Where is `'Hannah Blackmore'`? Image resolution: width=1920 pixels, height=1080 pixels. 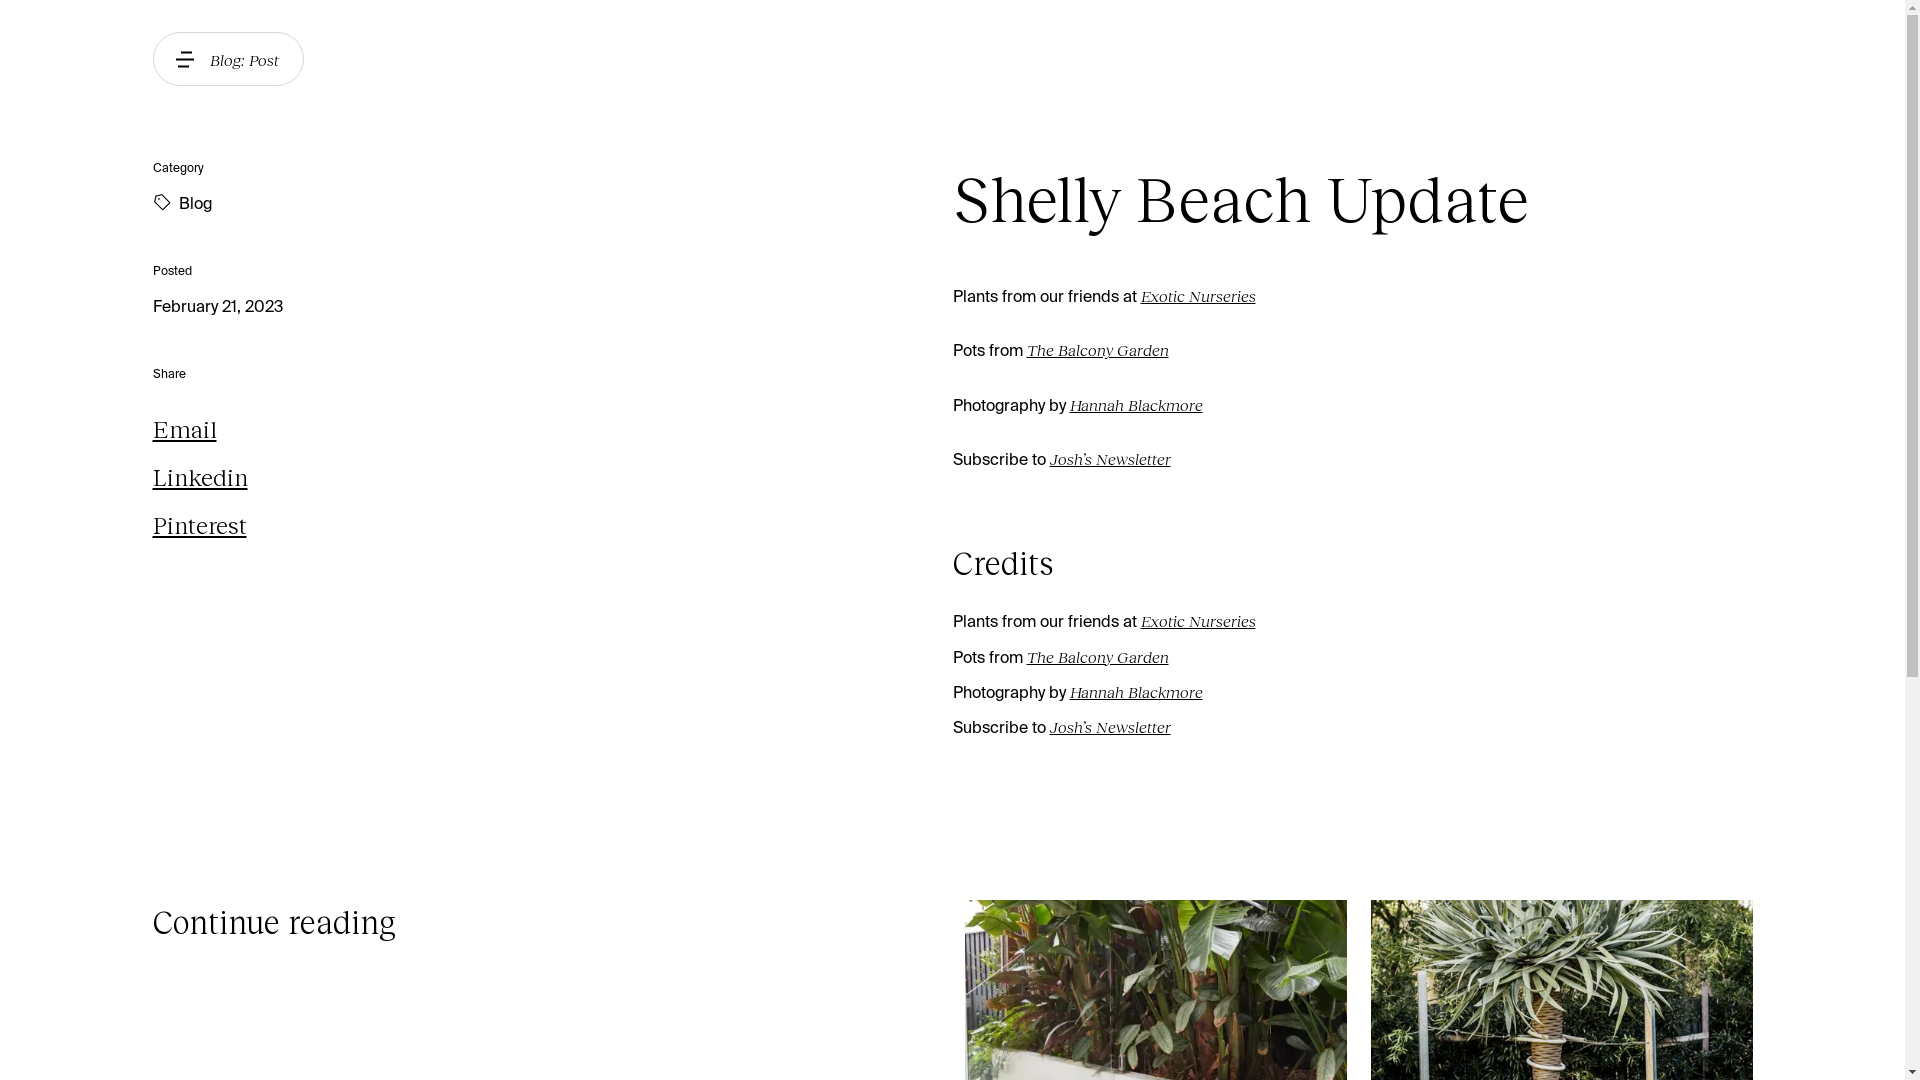
'Hannah Blackmore' is located at coordinates (1136, 690).